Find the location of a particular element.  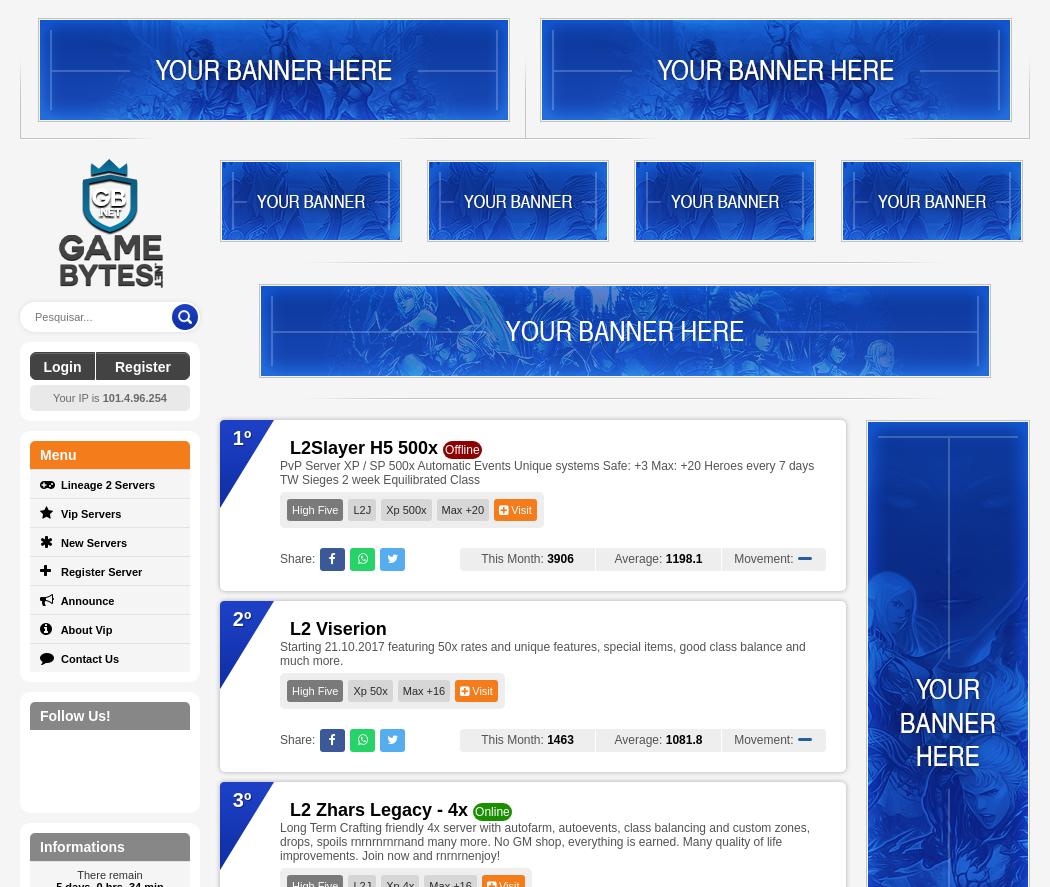

'New Servers' is located at coordinates (92, 542).